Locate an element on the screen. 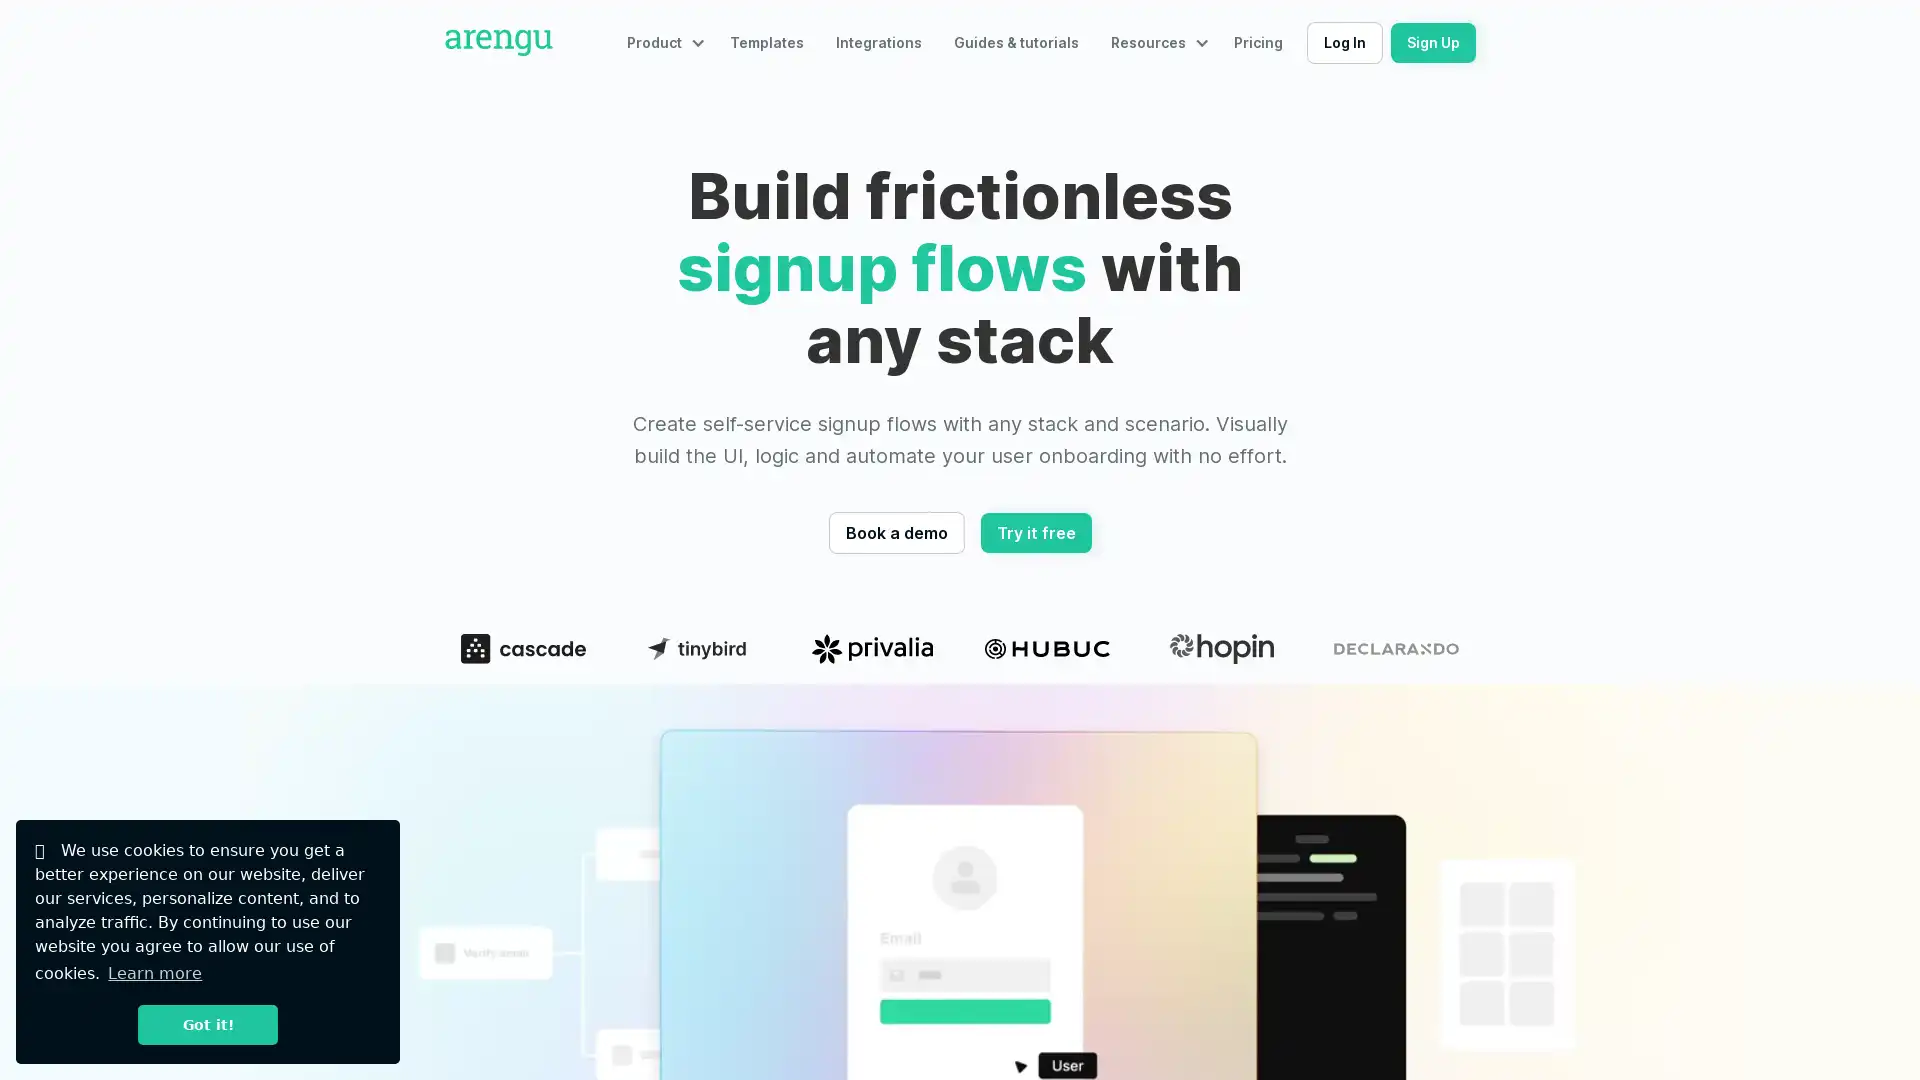 Image resolution: width=1920 pixels, height=1080 pixels. learn more about cookies is located at coordinates (153, 972).